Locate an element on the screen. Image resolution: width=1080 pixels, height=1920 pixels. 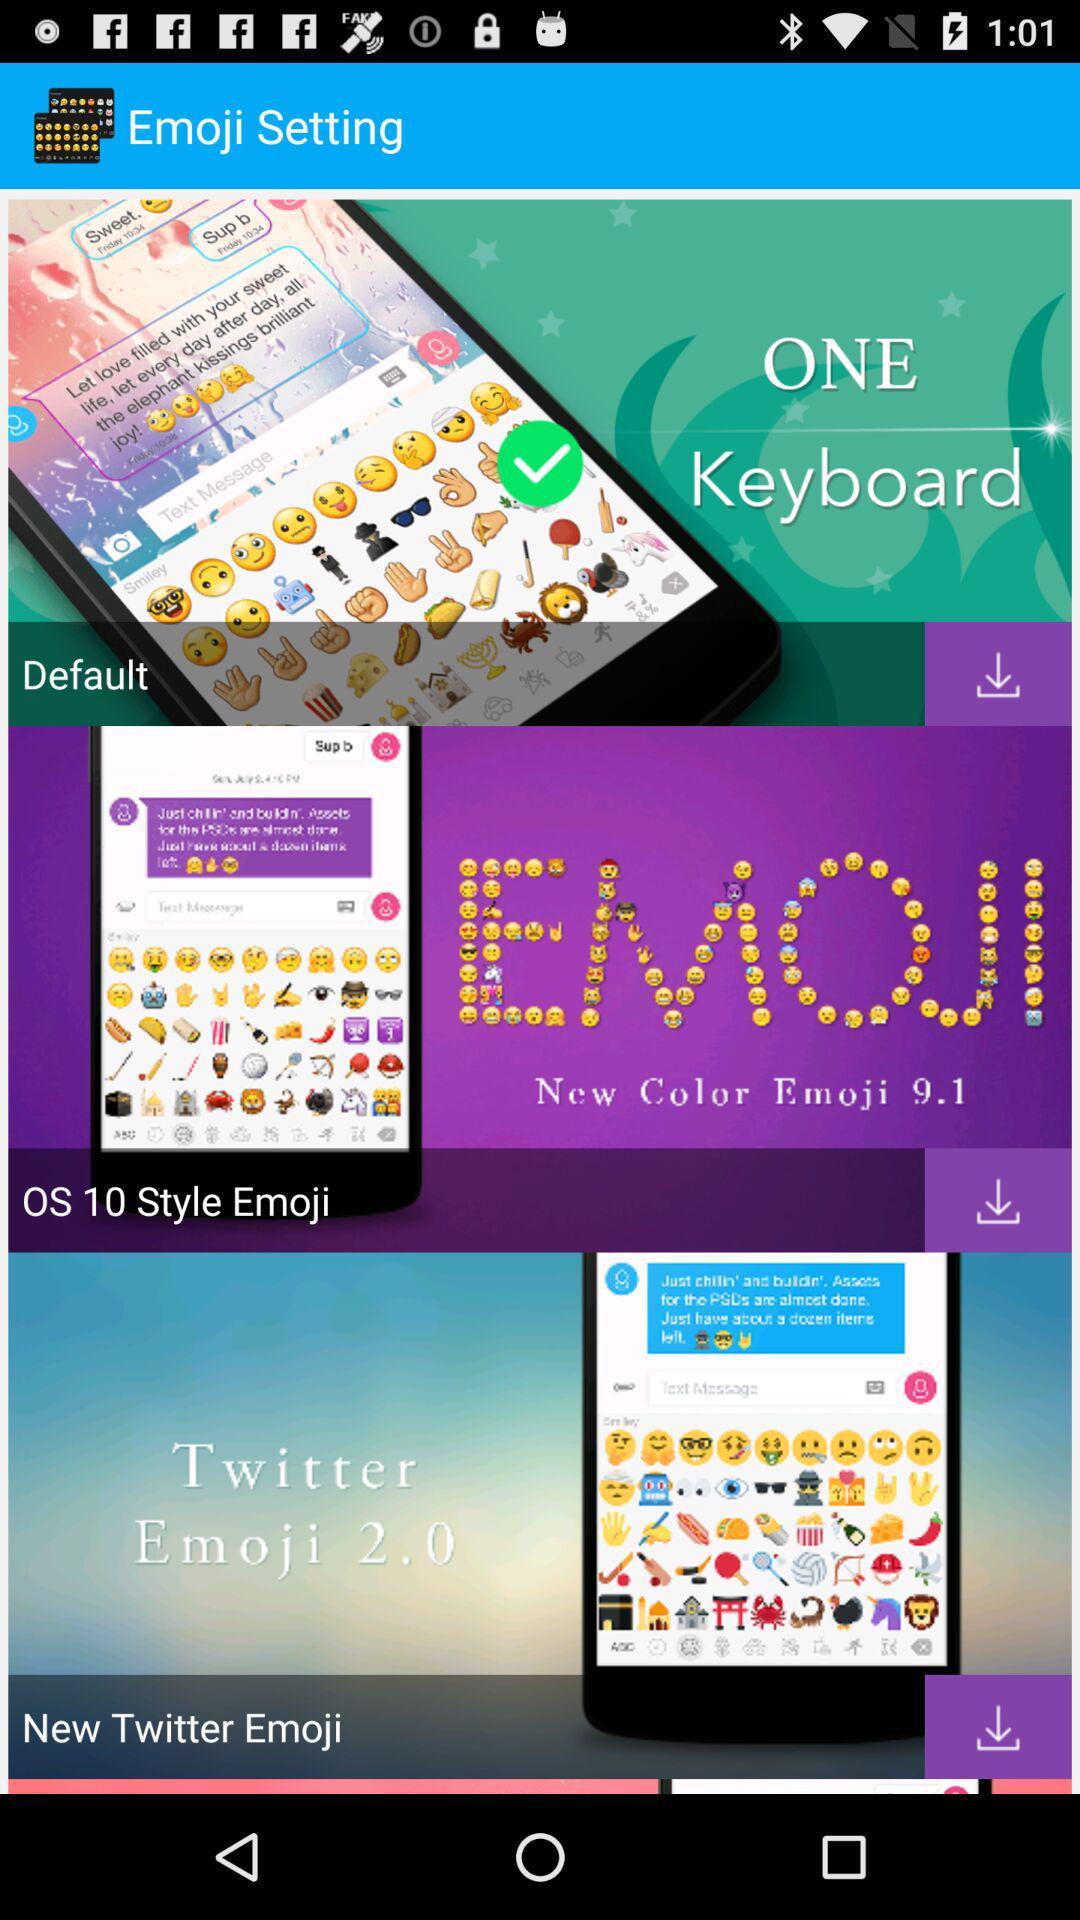
scrolls down page is located at coordinates (998, 1200).